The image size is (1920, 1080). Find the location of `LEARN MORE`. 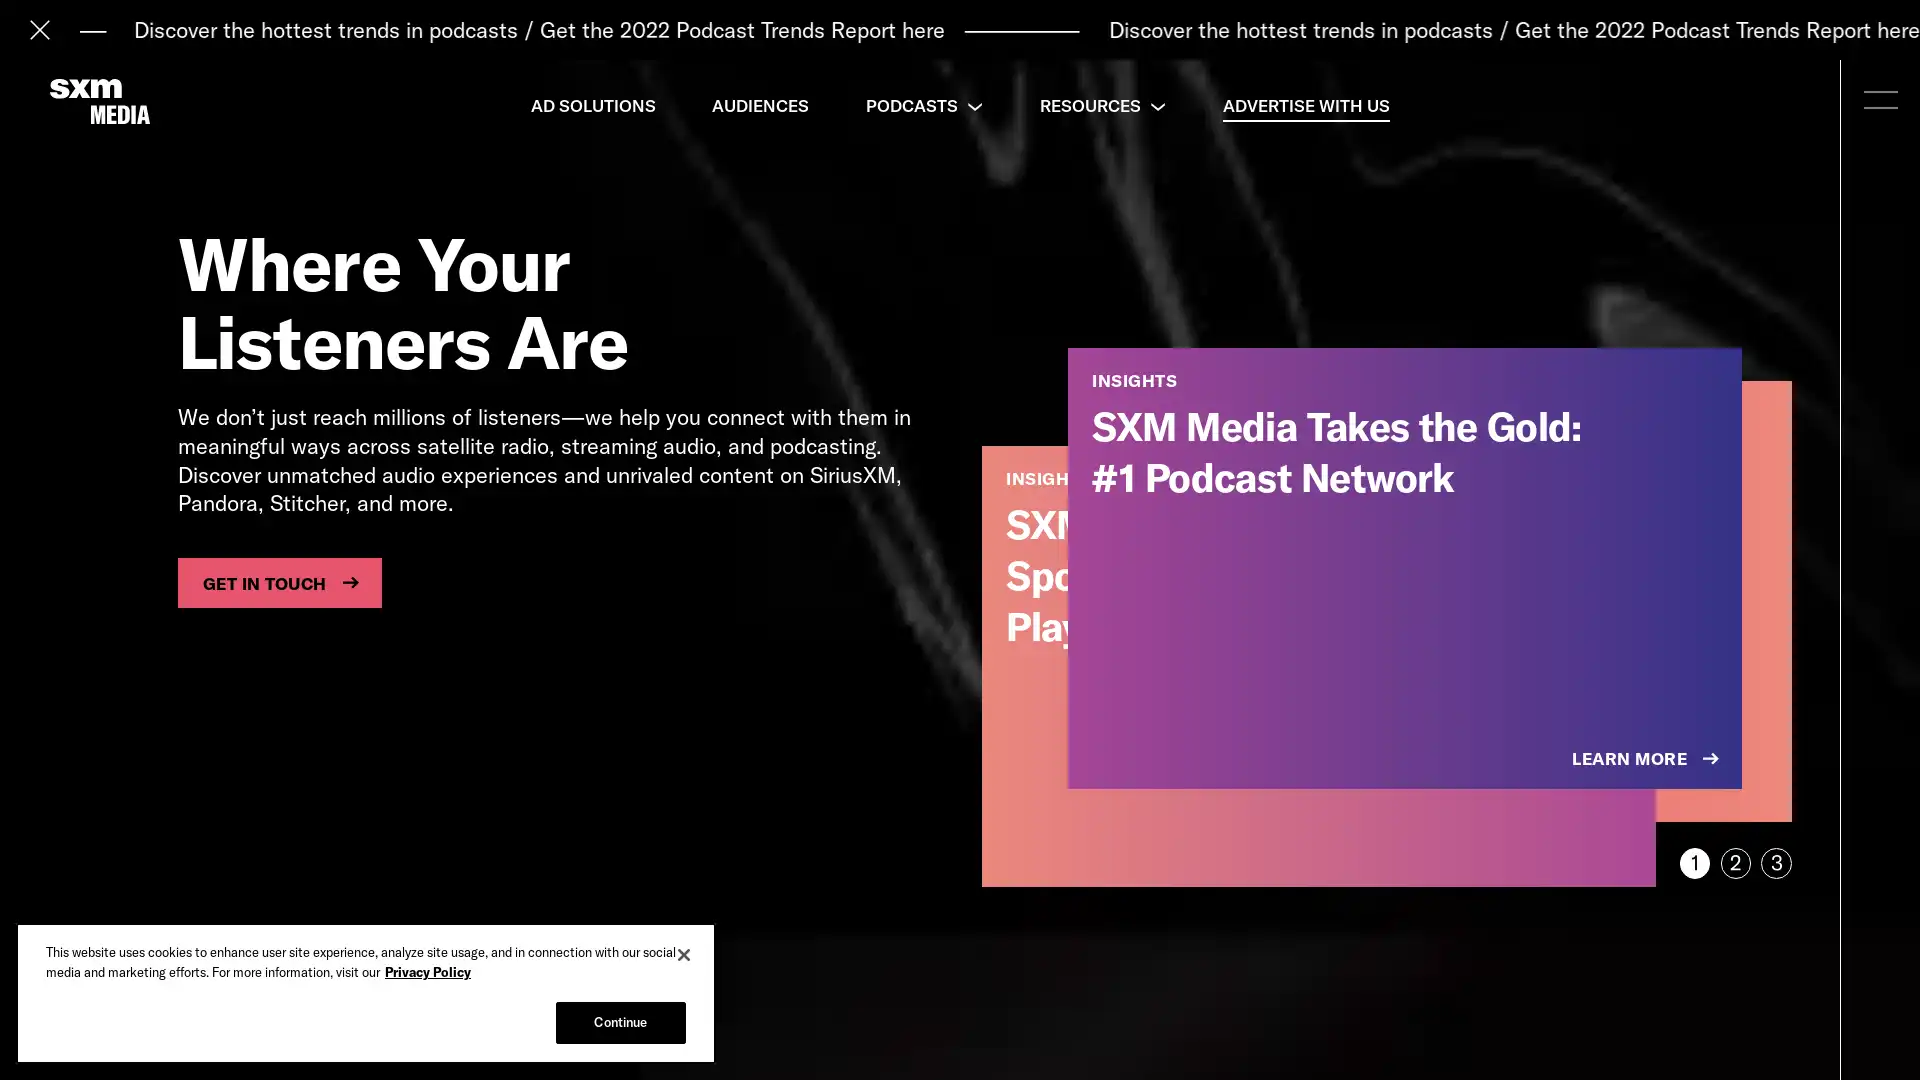

LEARN MORE is located at coordinates (1647, 759).